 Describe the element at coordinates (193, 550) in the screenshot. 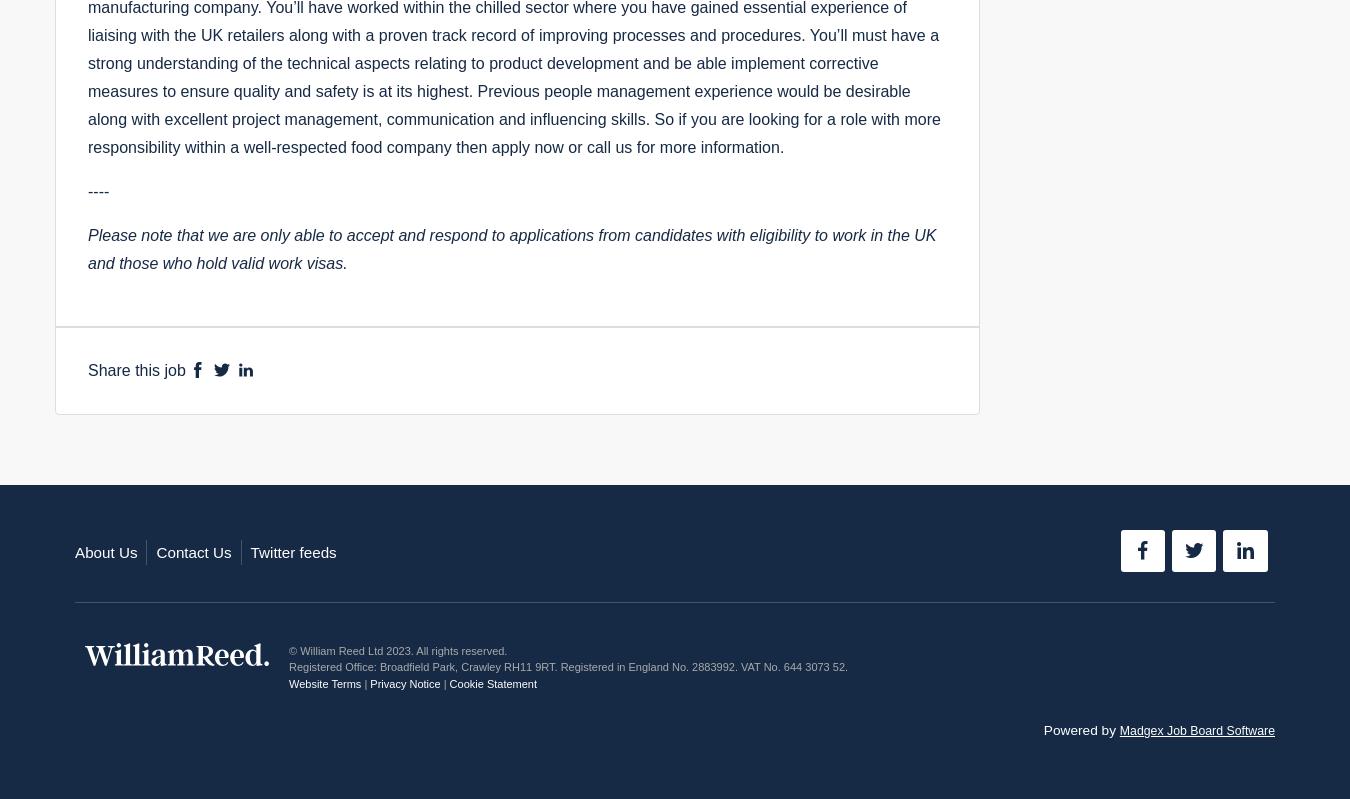

I see `'Contact Us'` at that location.